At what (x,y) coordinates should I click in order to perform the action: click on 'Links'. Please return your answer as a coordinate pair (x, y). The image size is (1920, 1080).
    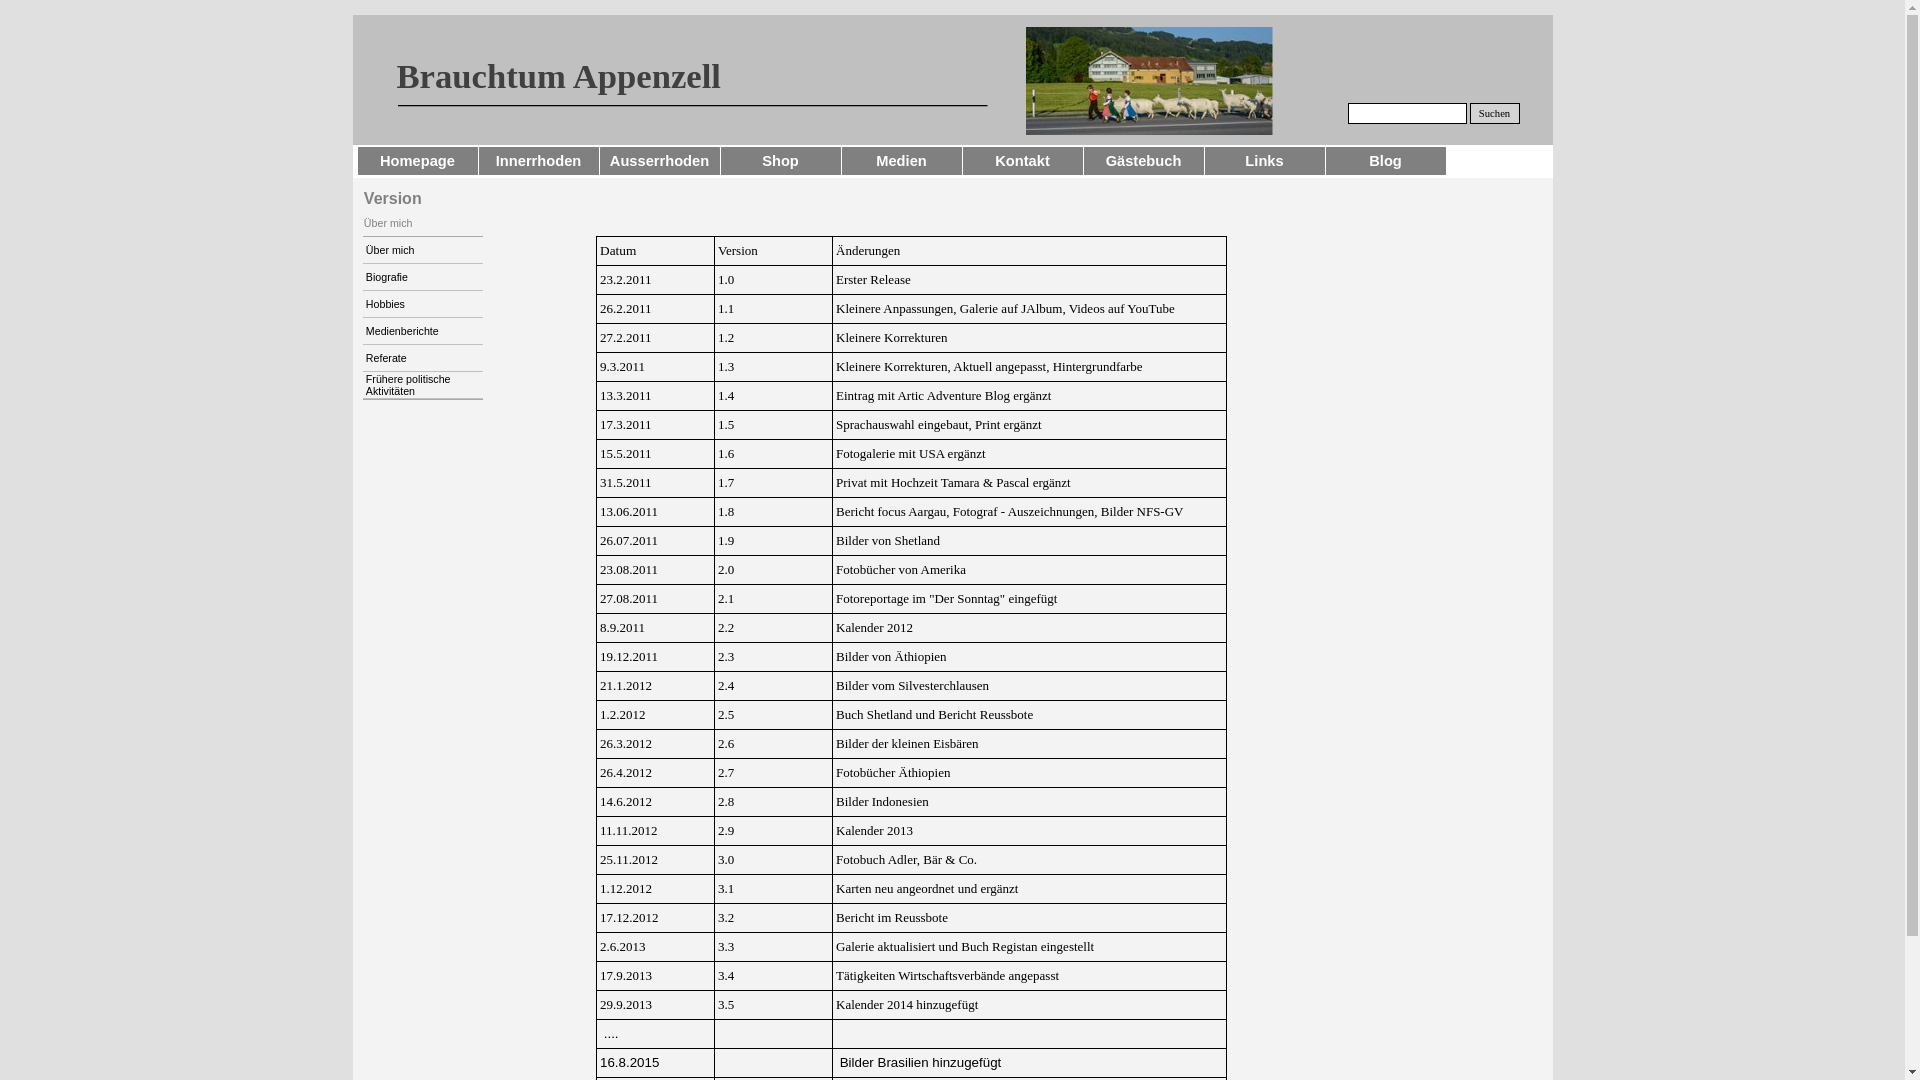
    Looking at the image, I should click on (1262, 160).